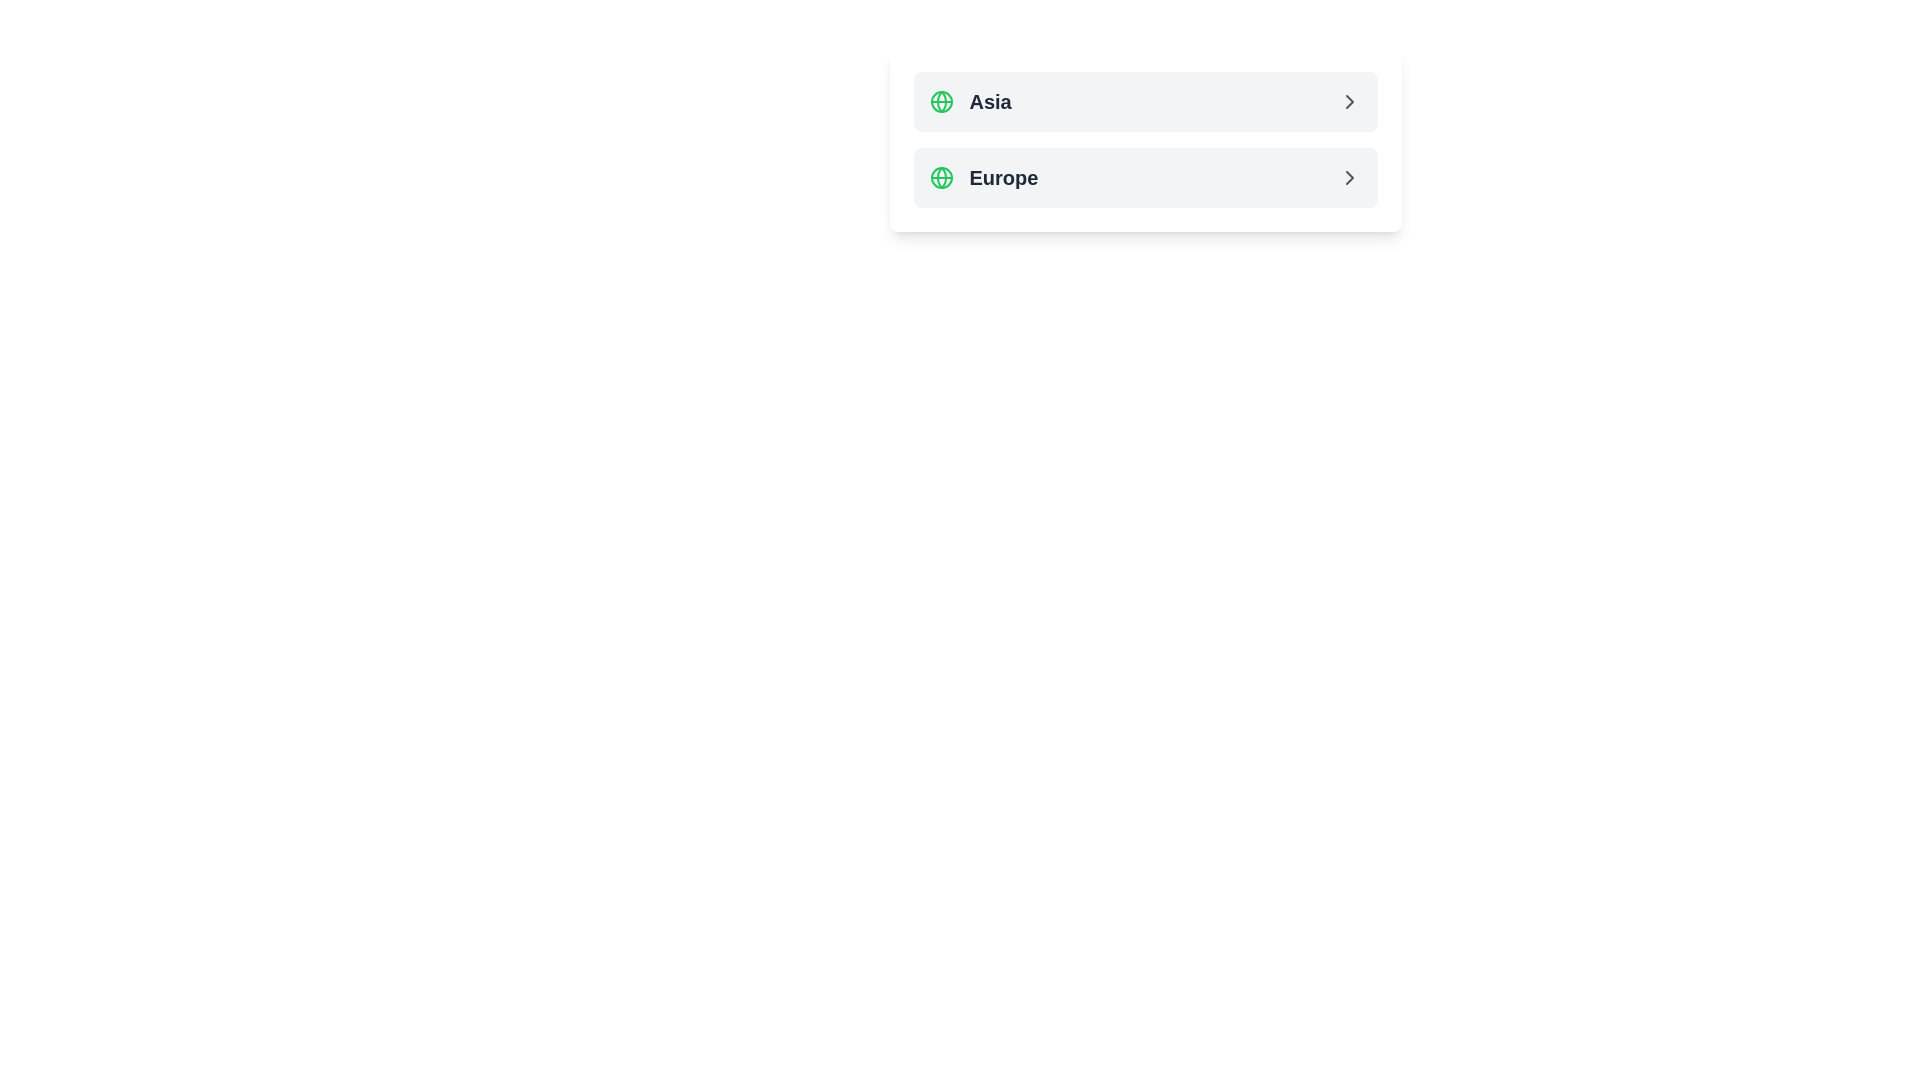 The image size is (1920, 1080). What do you see at coordinates (1349, 101) in the screenshot?
I see `the navigation icon located at the far right of the 'Asia' row` at bounding box center [1349, 101].